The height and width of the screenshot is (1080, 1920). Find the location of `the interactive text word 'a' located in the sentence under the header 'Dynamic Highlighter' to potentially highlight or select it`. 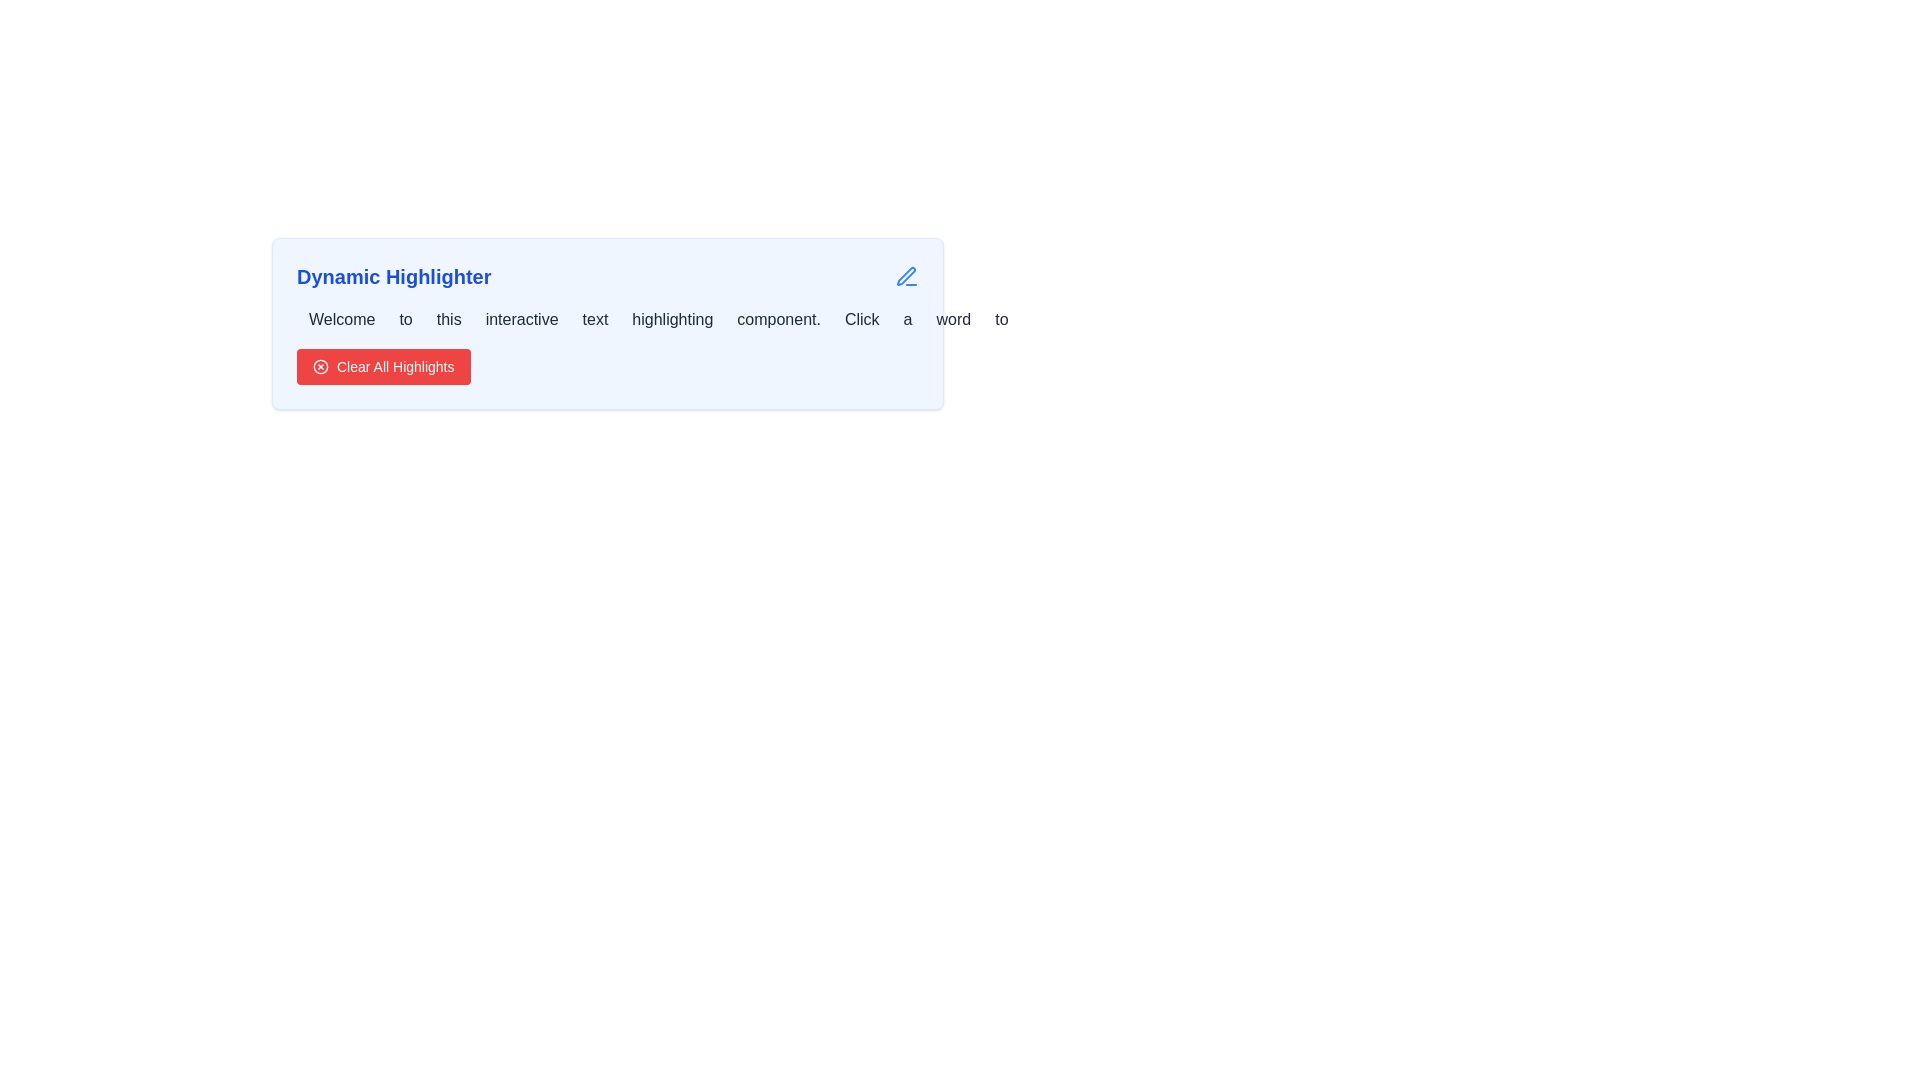

the interactive text word 'a' located in the sentence under the header 'Dynamic Highlighter' to potentially highlight or select it is located at coordinates (906, 318).